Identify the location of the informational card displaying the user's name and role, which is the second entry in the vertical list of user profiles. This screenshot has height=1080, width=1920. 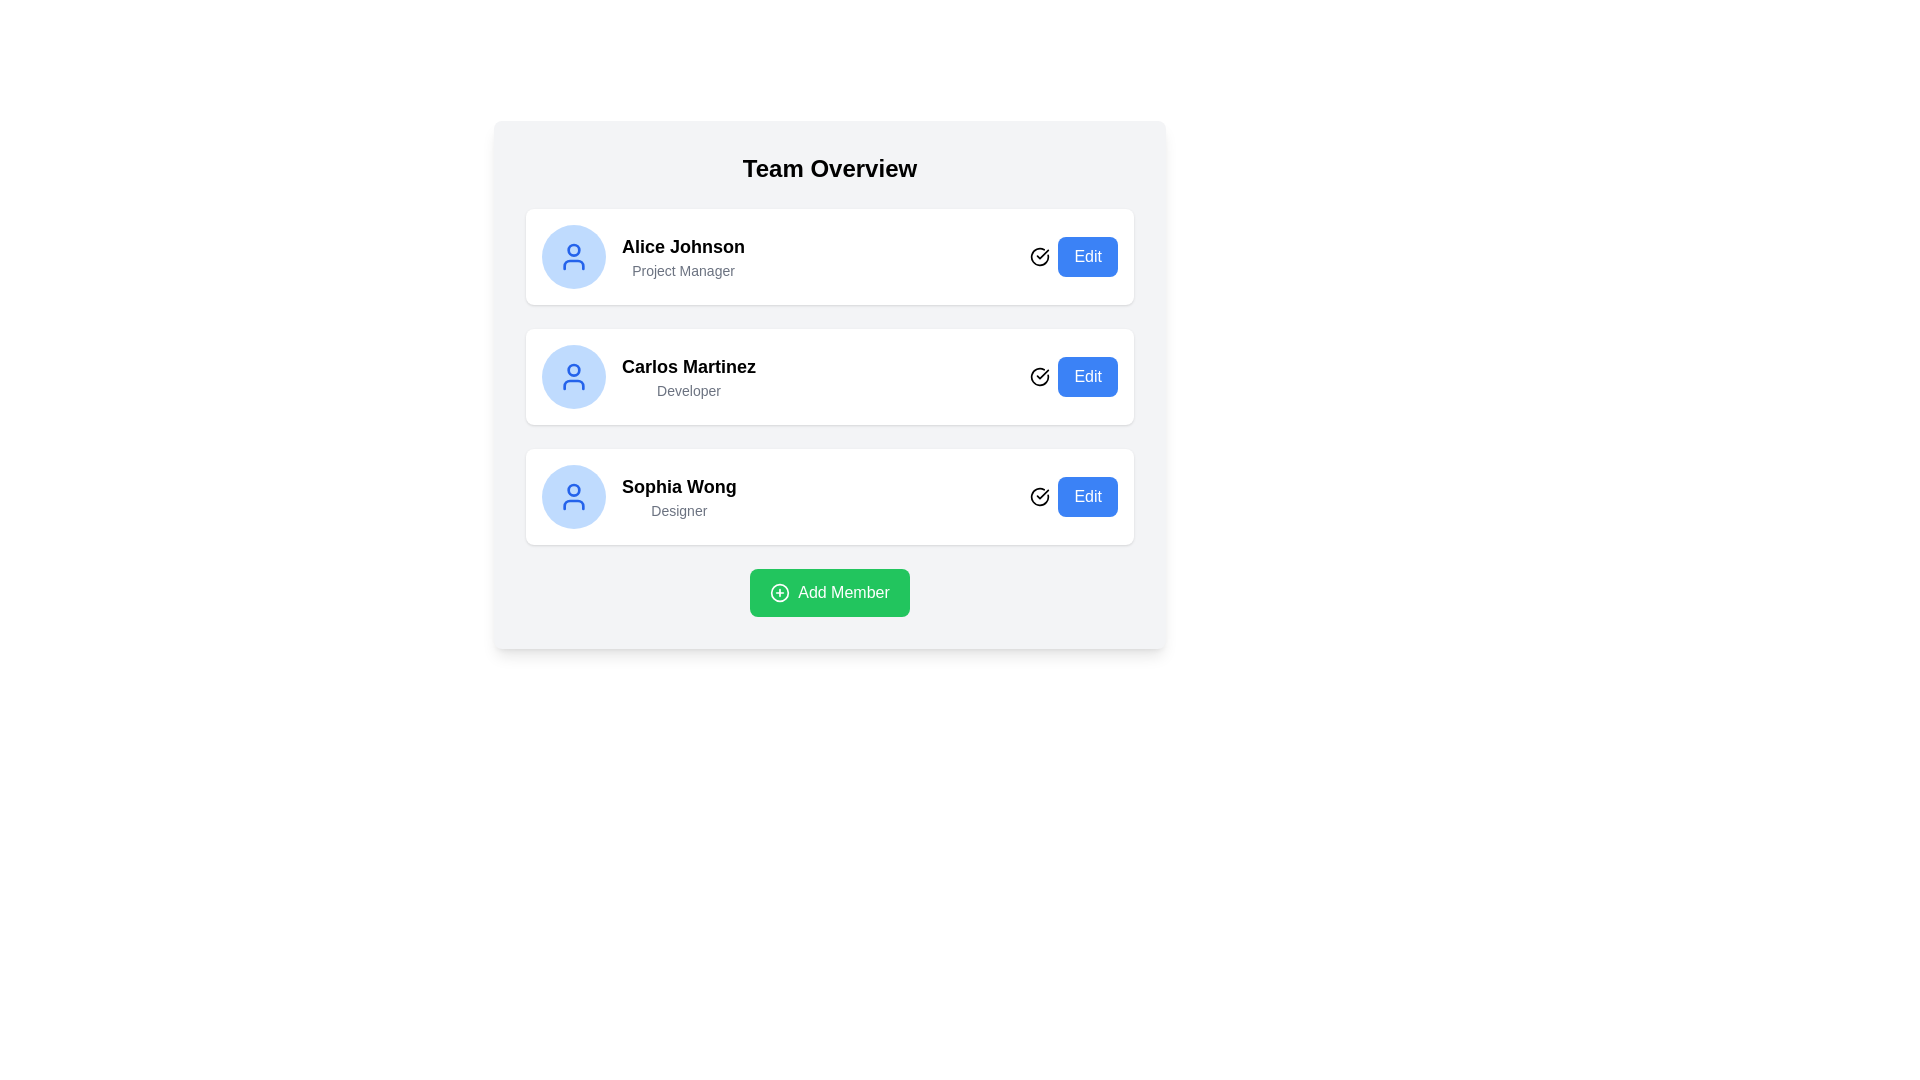
(648, 377).